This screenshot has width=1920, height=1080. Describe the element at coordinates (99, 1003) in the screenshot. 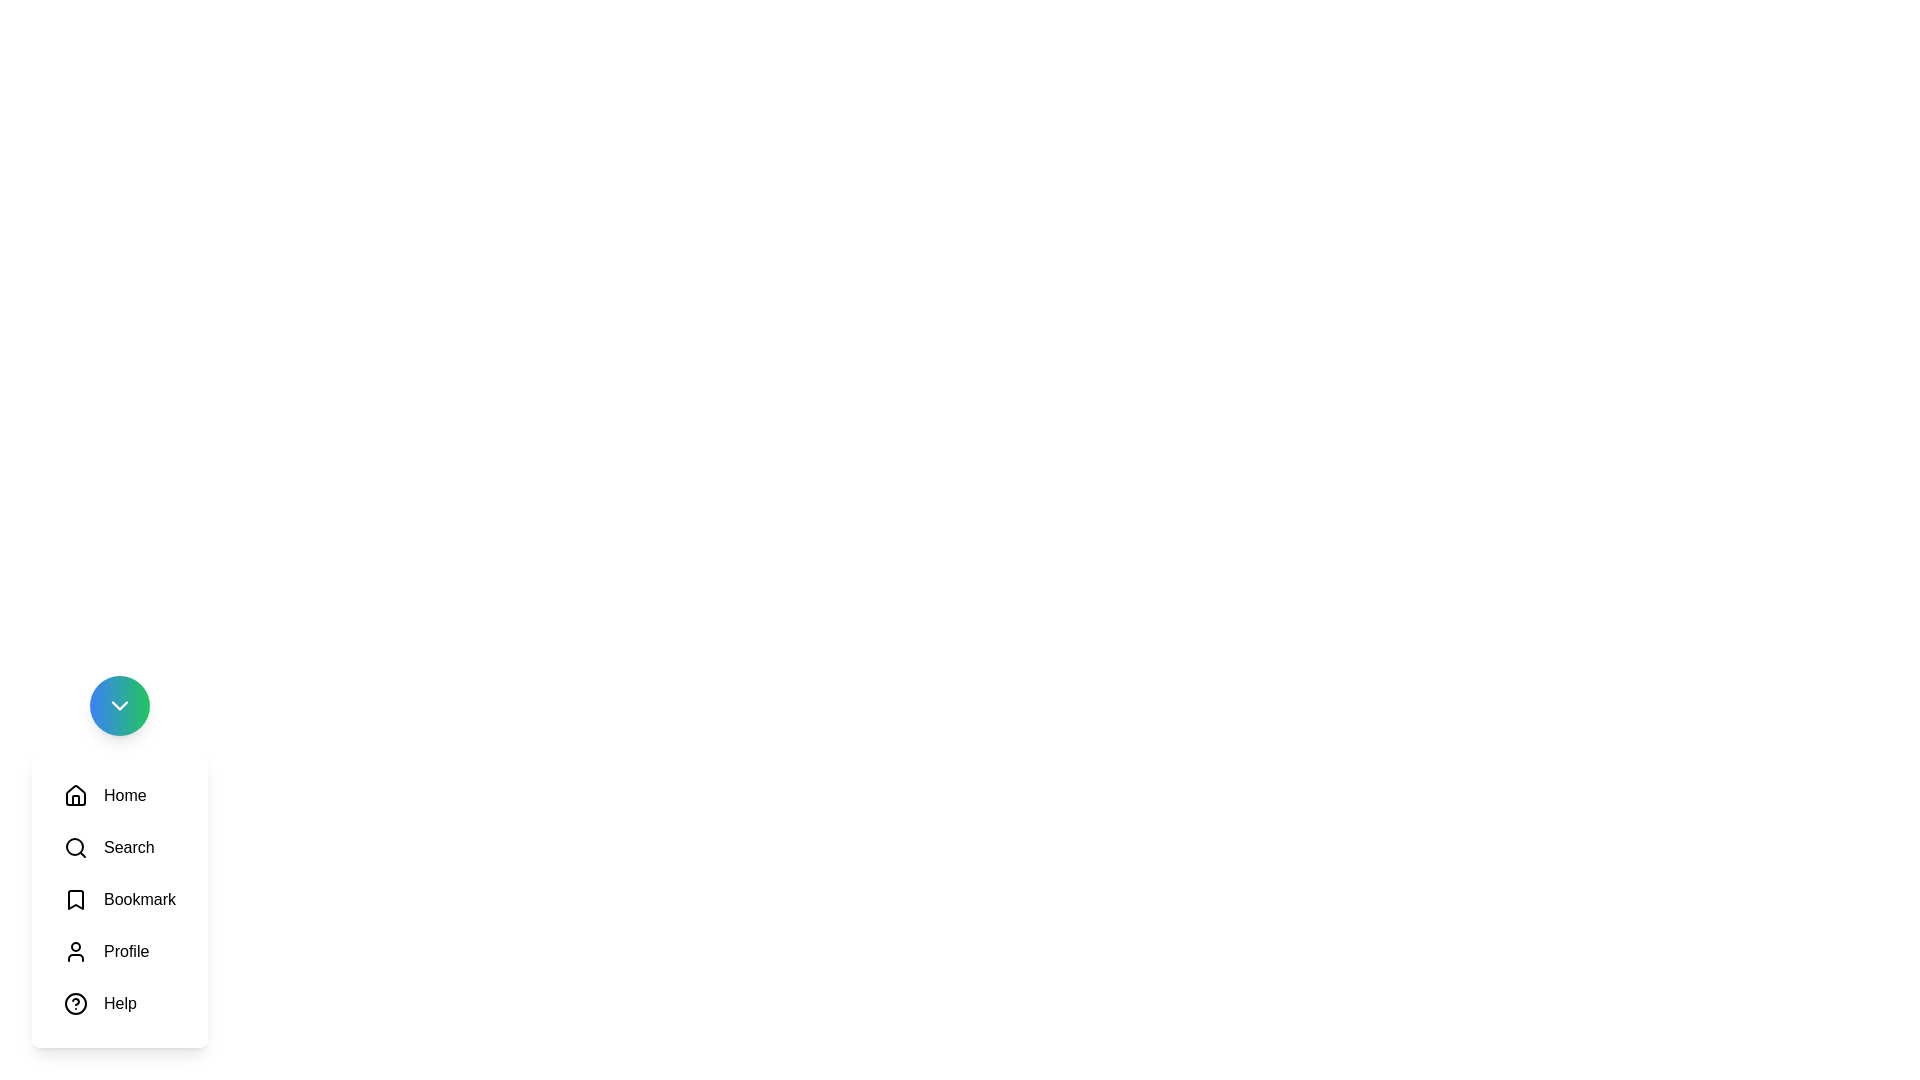

I see `the icon labeled Help` at that location.